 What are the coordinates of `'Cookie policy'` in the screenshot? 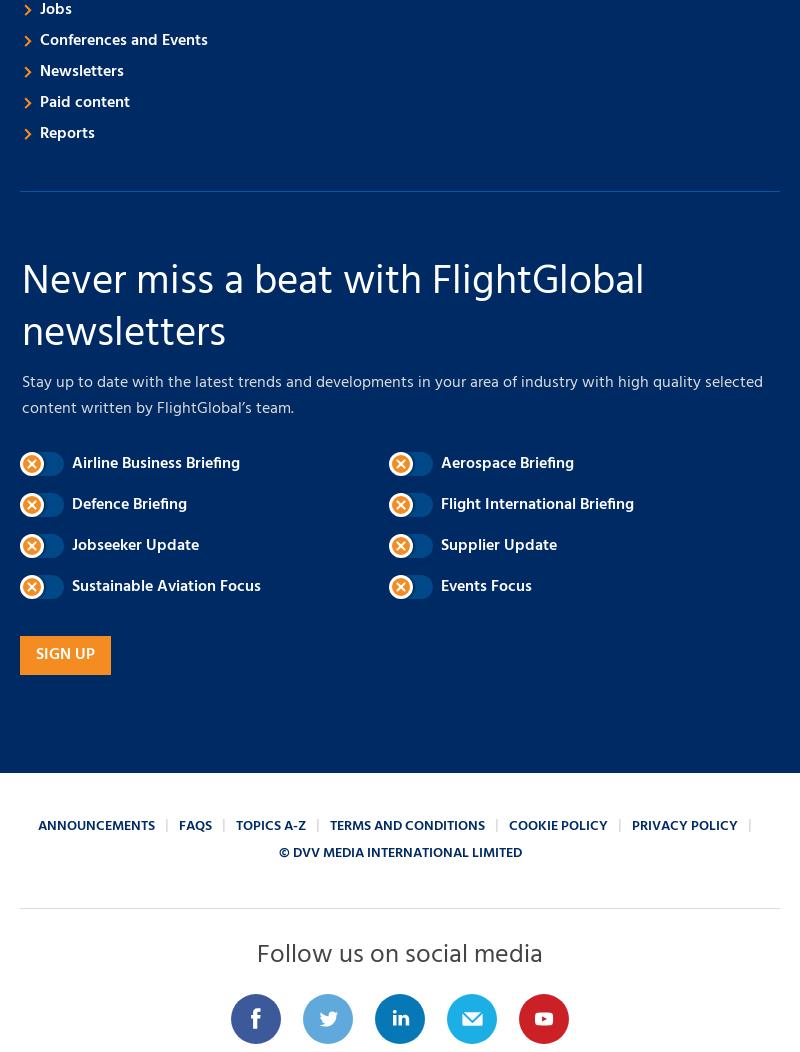 It's located at (558, 826).